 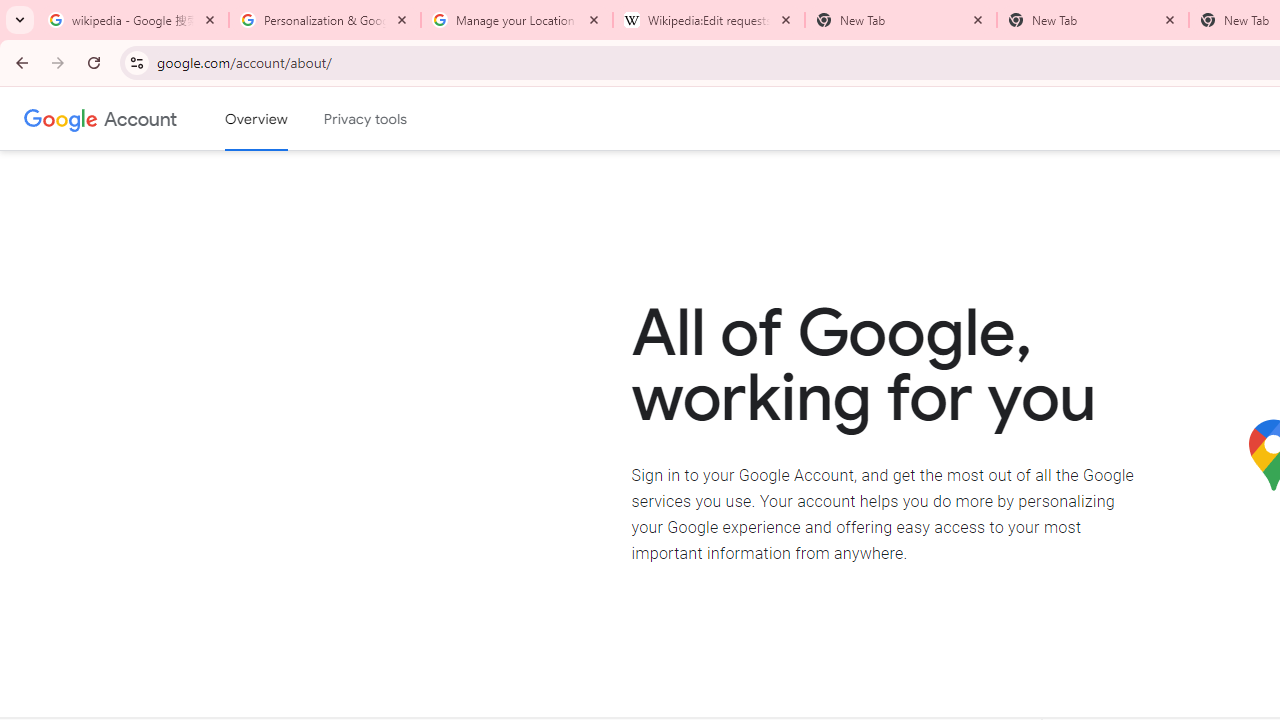 I want to click on 'Manage your Location History - Google Search Help', so click(x=517, y=20).